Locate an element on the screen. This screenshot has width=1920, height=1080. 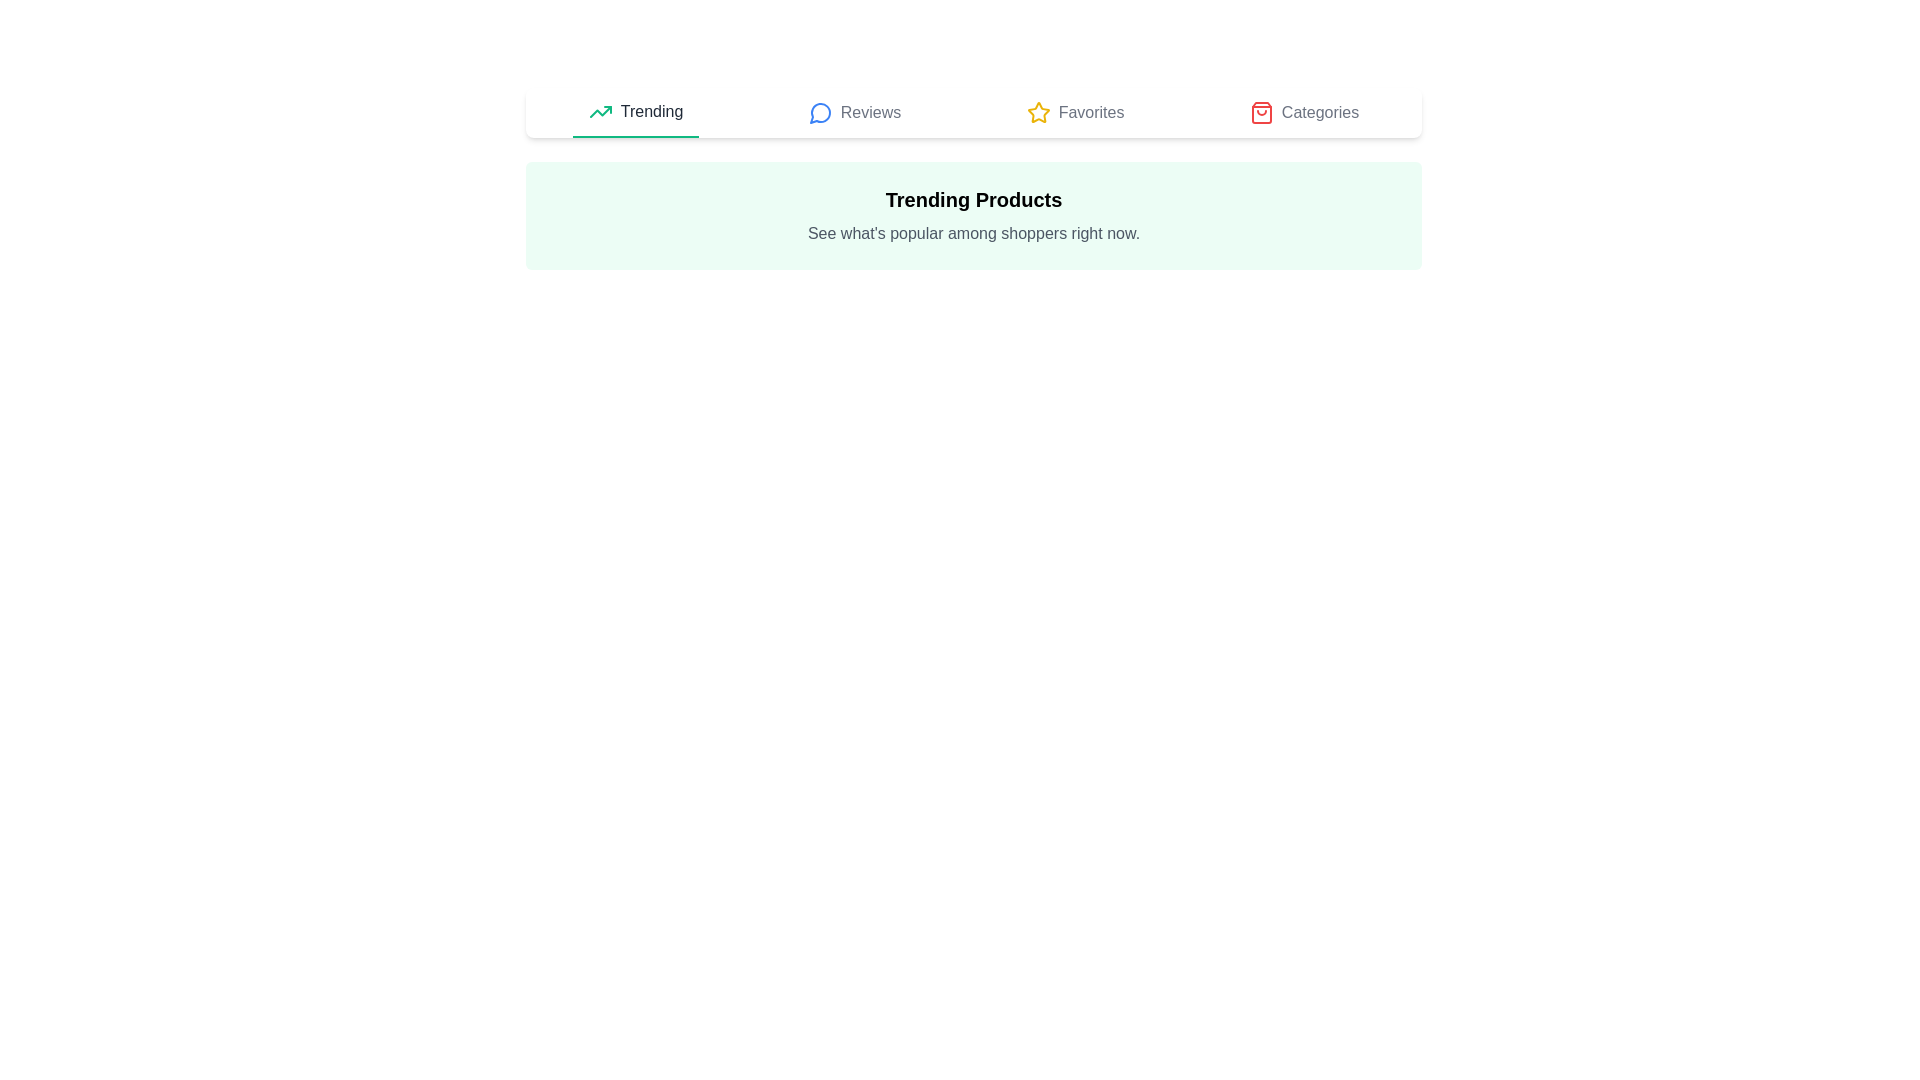
the shopping bag icon, which is a red SVG graphic located in the header menu as the rightmost icon among four options is located at coordinates (1260, 112).